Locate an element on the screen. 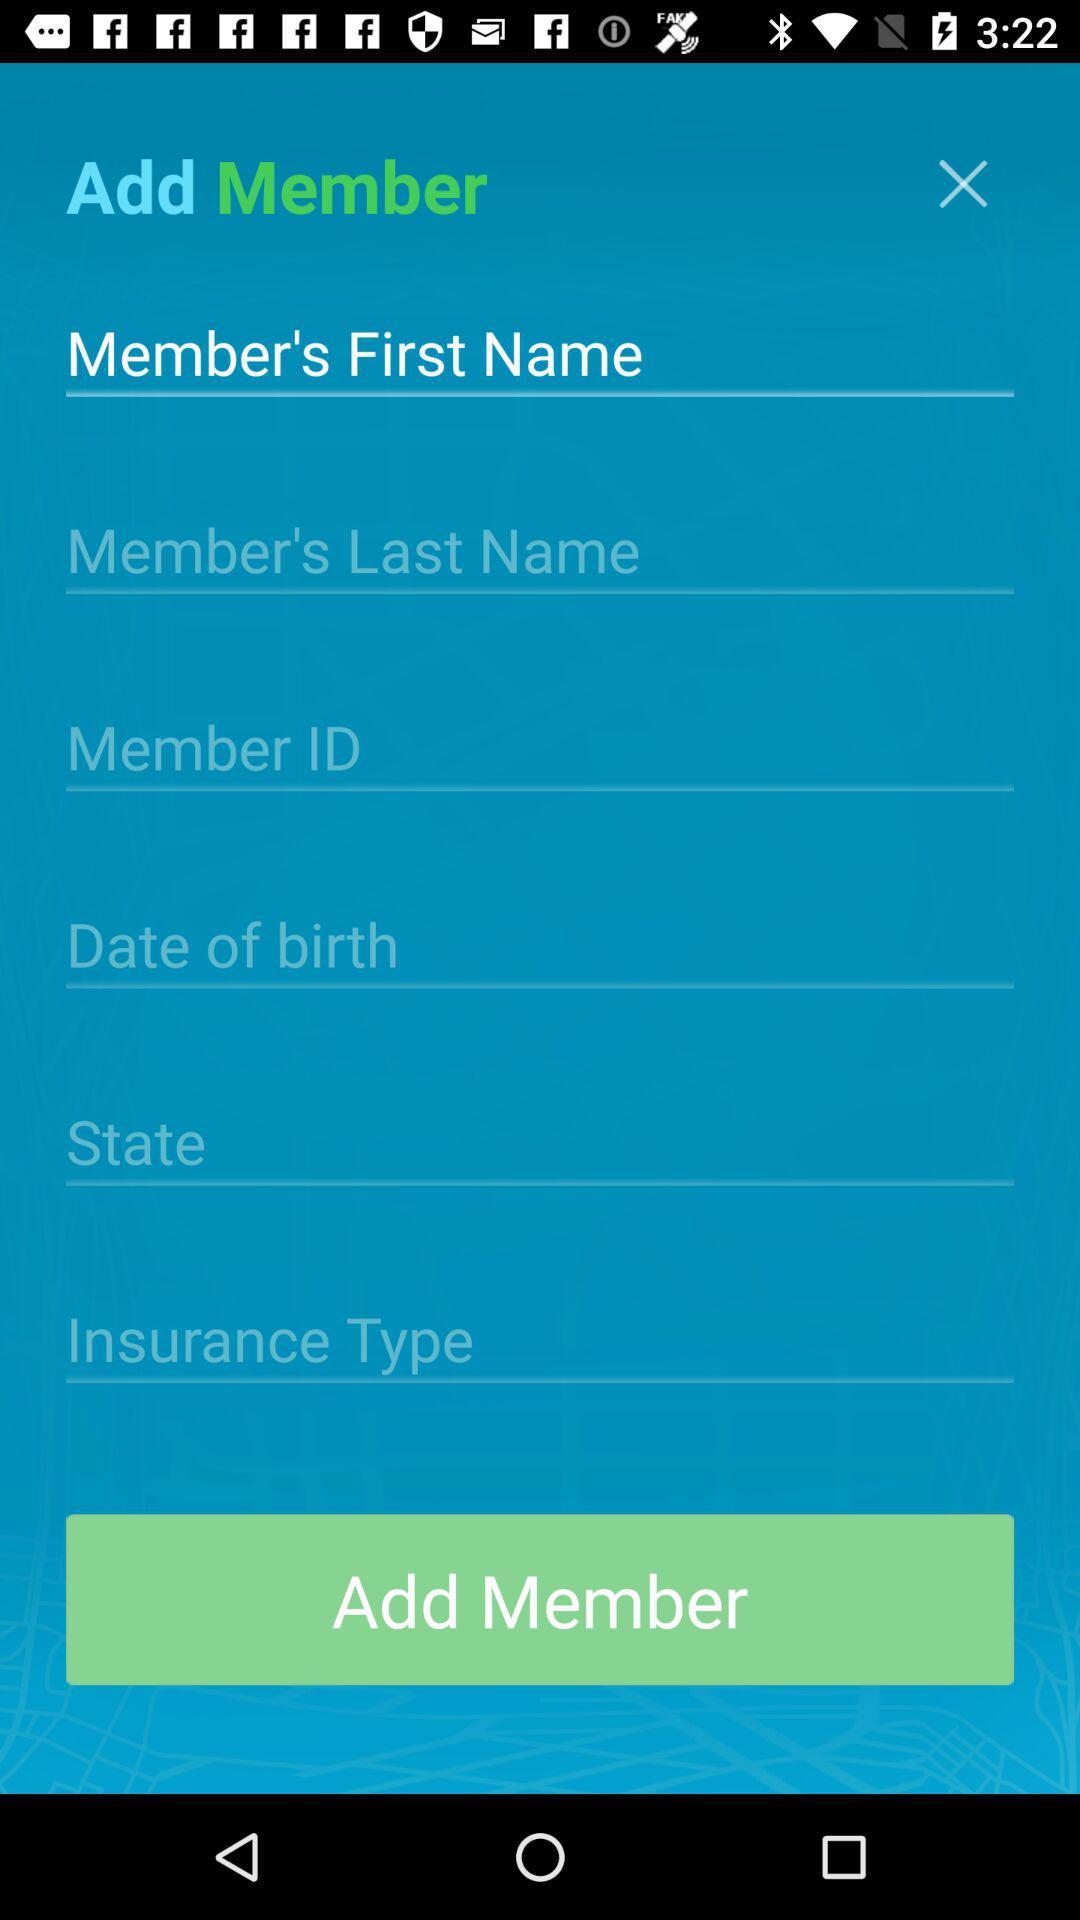  the close icon is located at coordinates (962, 183).